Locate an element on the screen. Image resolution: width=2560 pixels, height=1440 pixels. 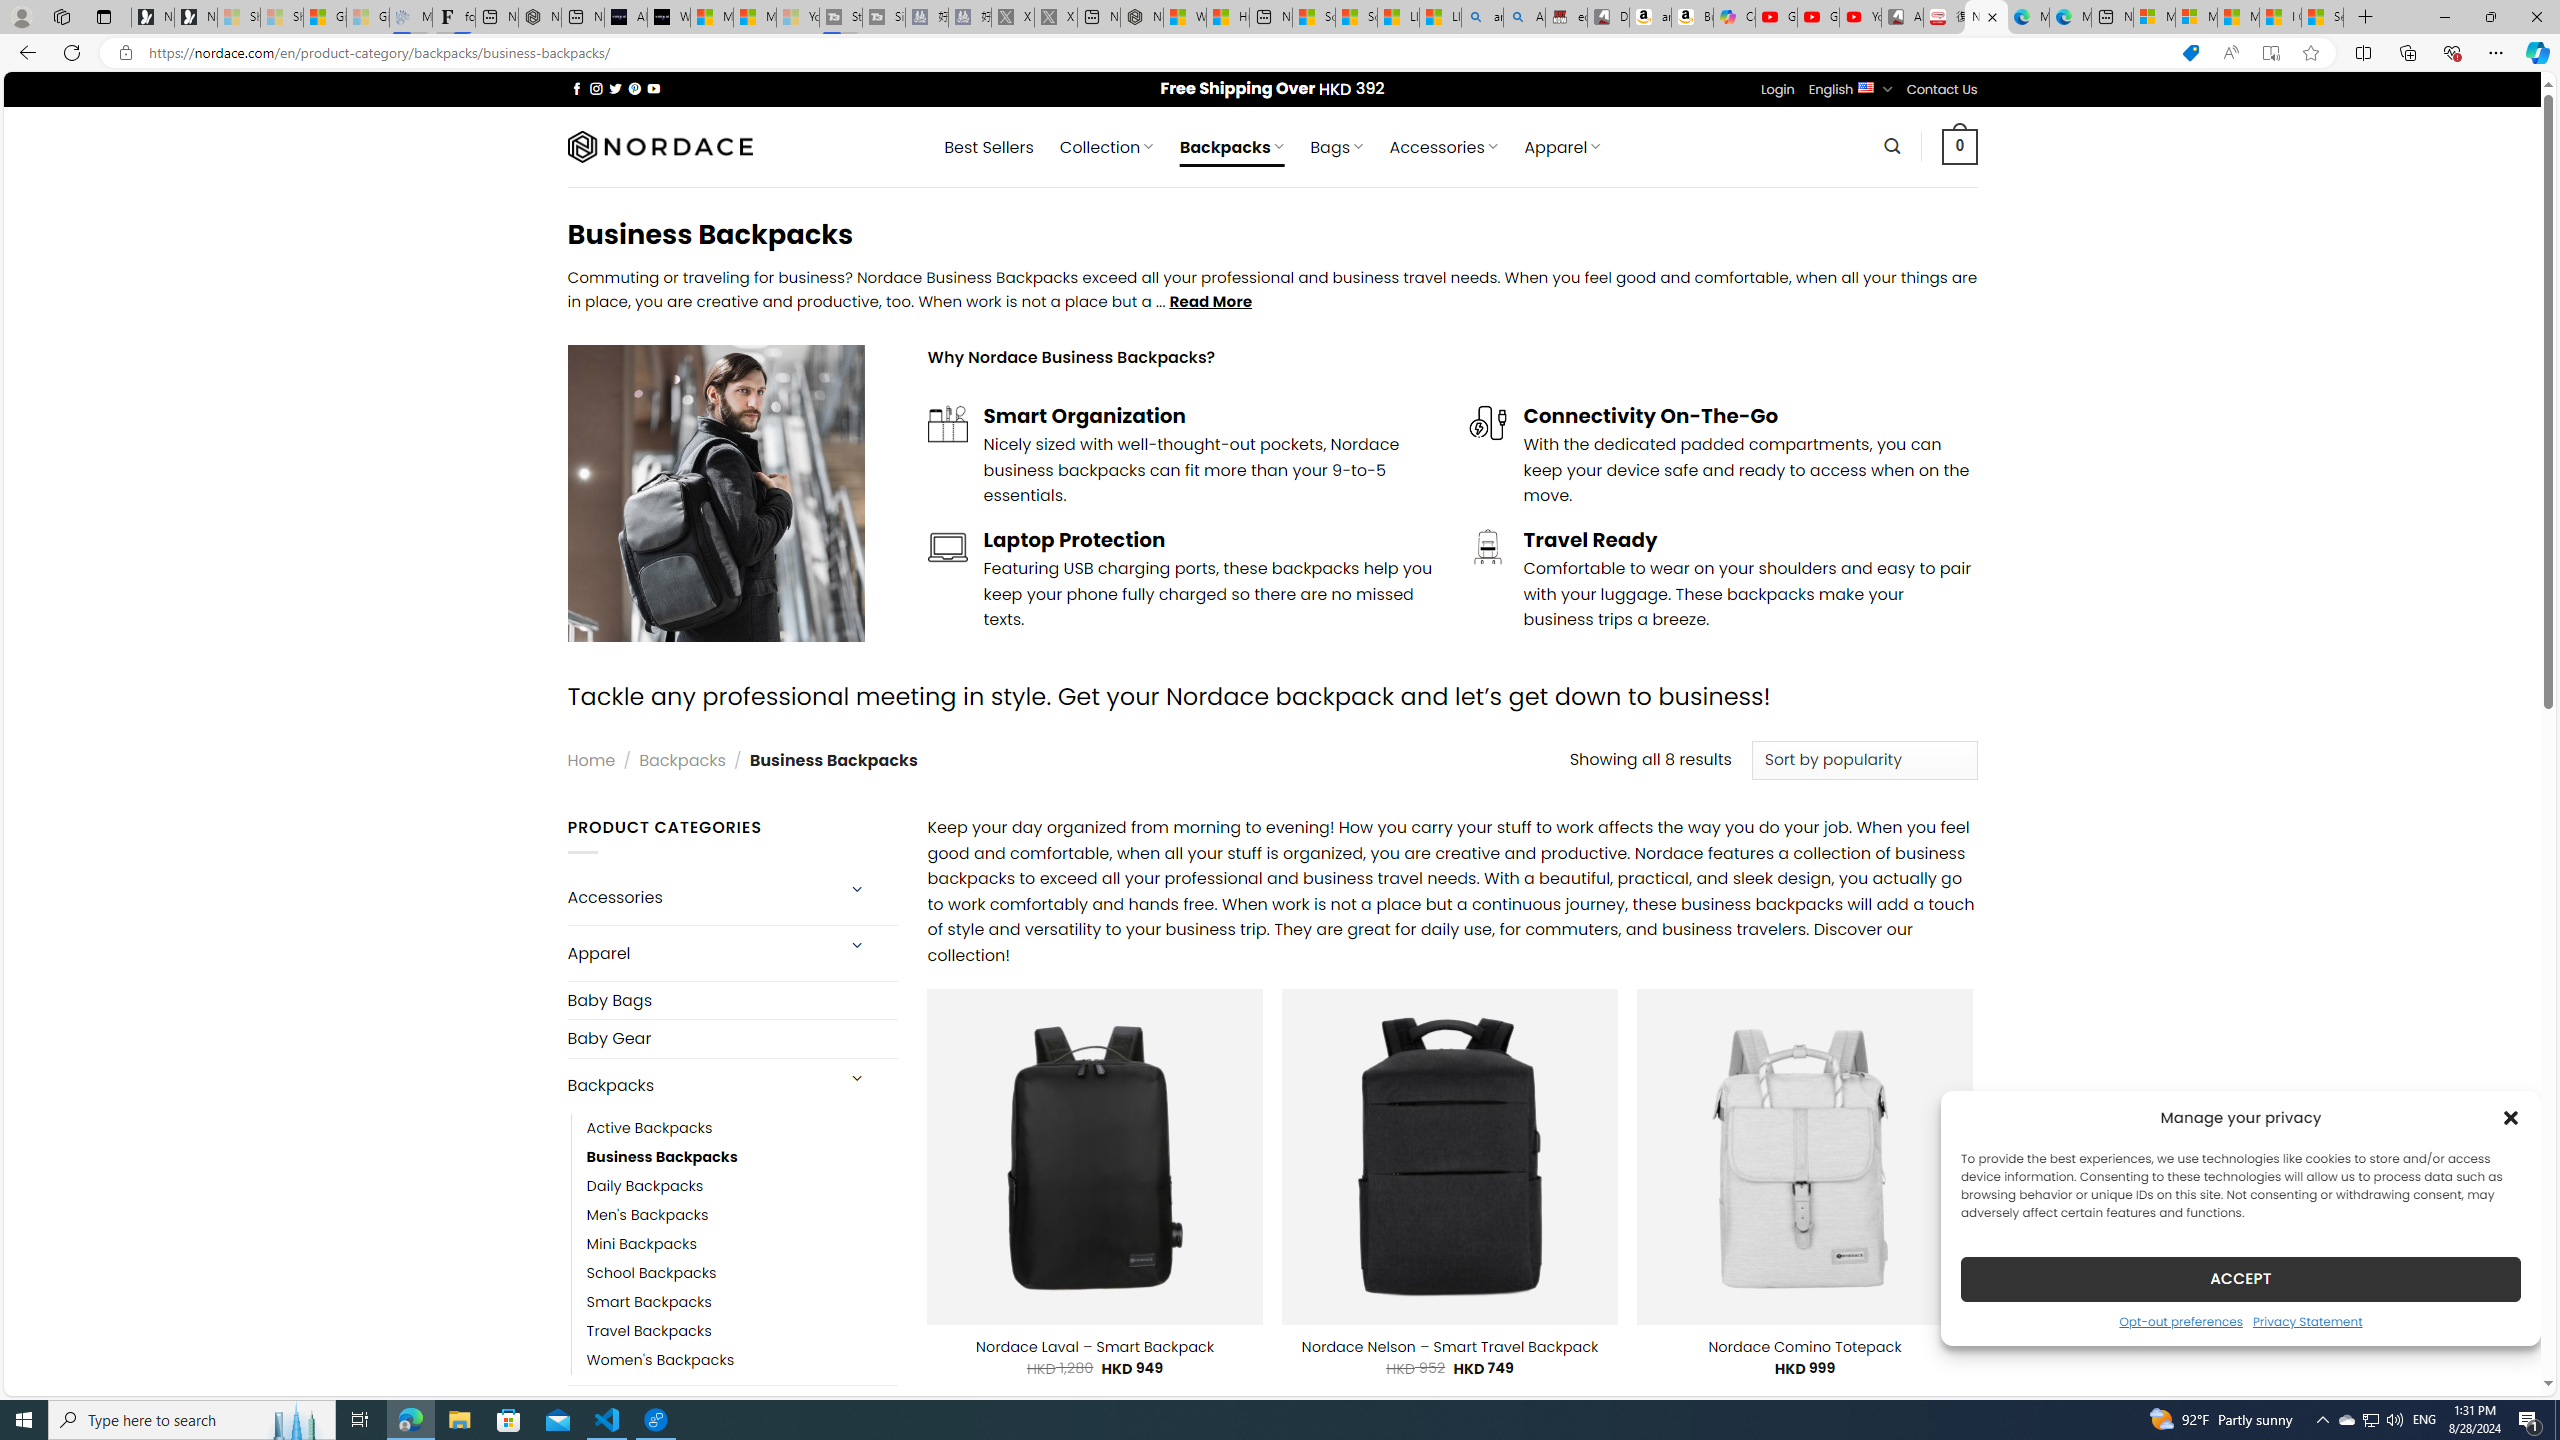
'Copilot' is located at coordinates (1733, 16).